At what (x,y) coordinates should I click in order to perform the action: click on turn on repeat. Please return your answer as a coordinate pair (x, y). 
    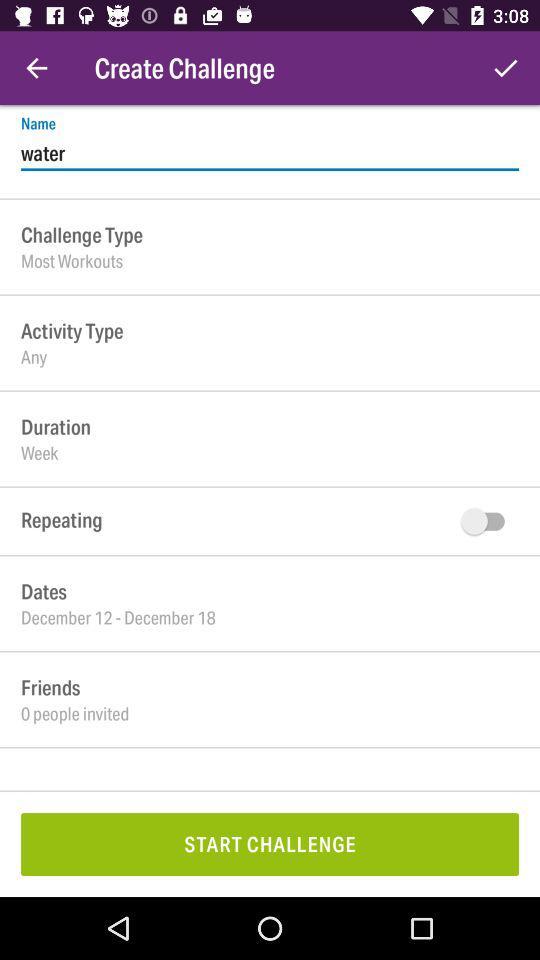
    Looking at the image, I should click on (486, 520).